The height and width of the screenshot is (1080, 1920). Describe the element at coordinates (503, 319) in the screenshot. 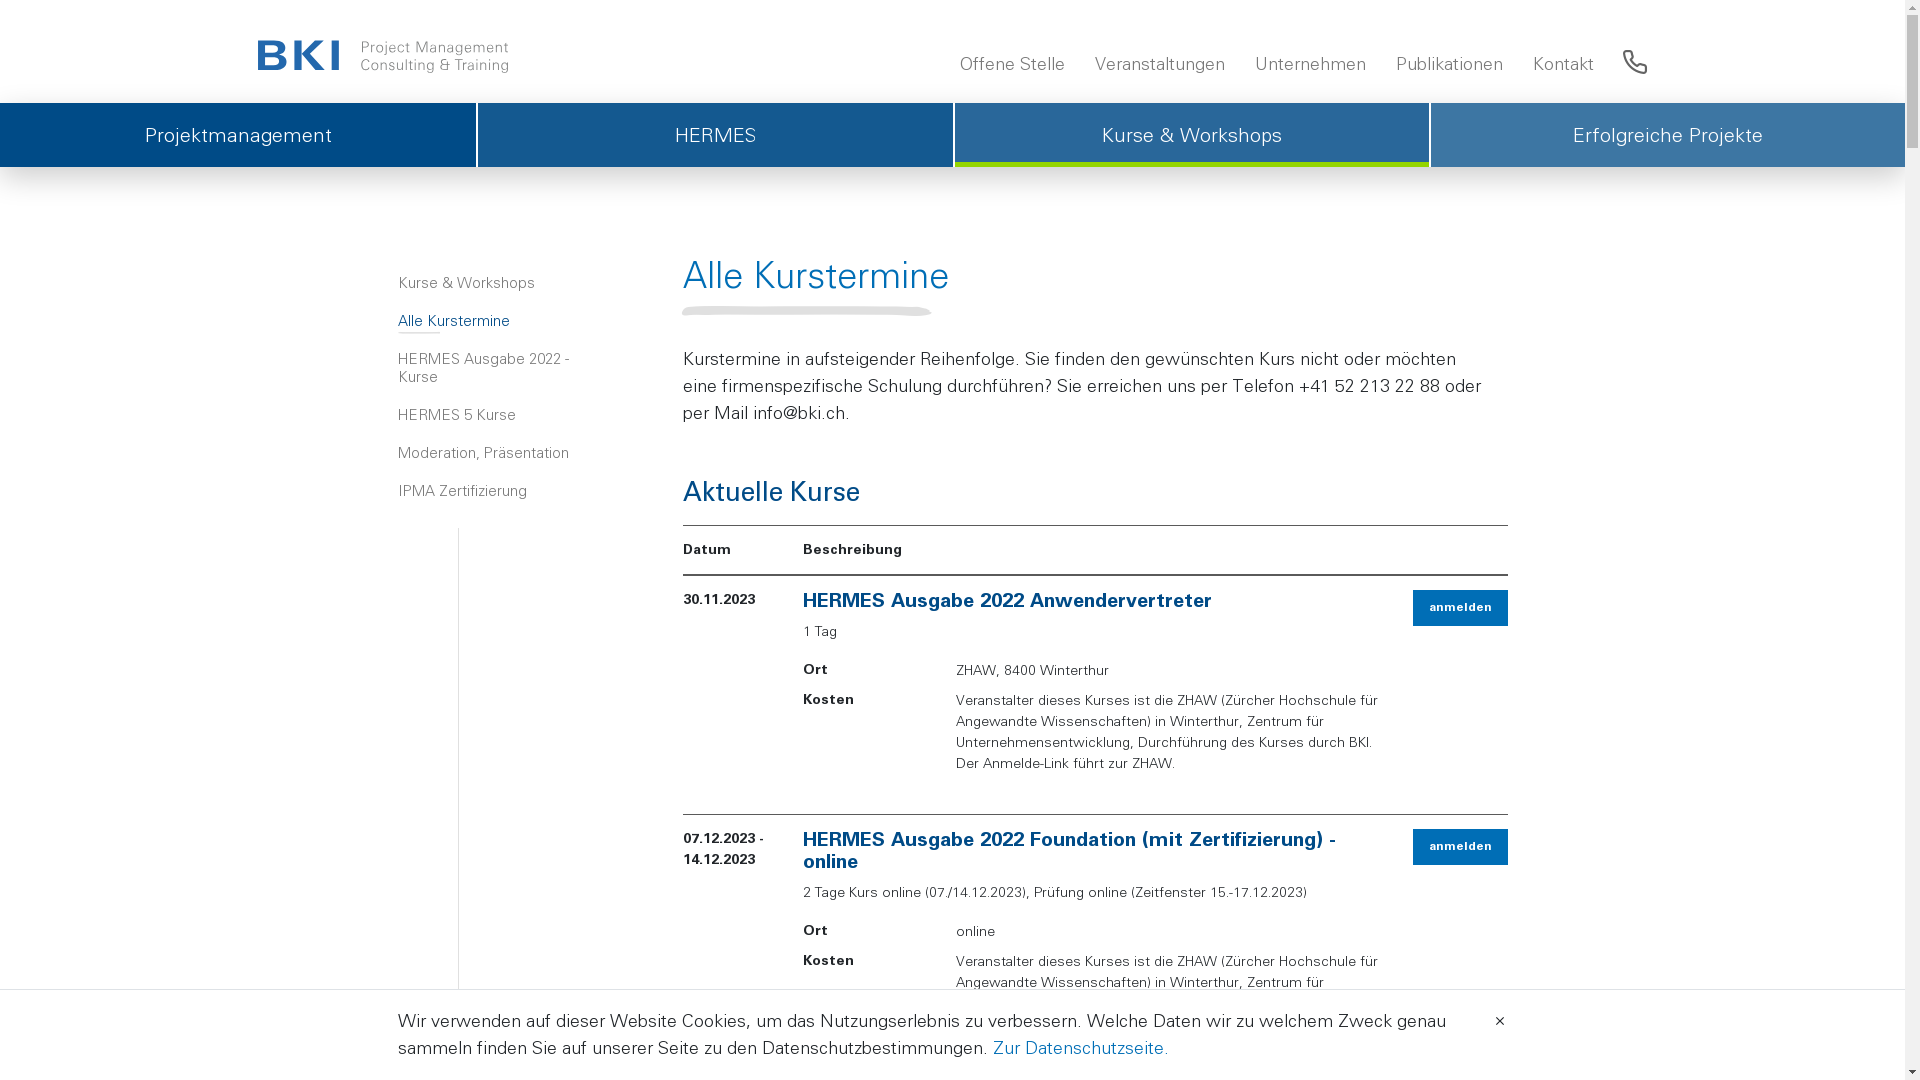

I see `'Alle Kurstermine'` at that location.